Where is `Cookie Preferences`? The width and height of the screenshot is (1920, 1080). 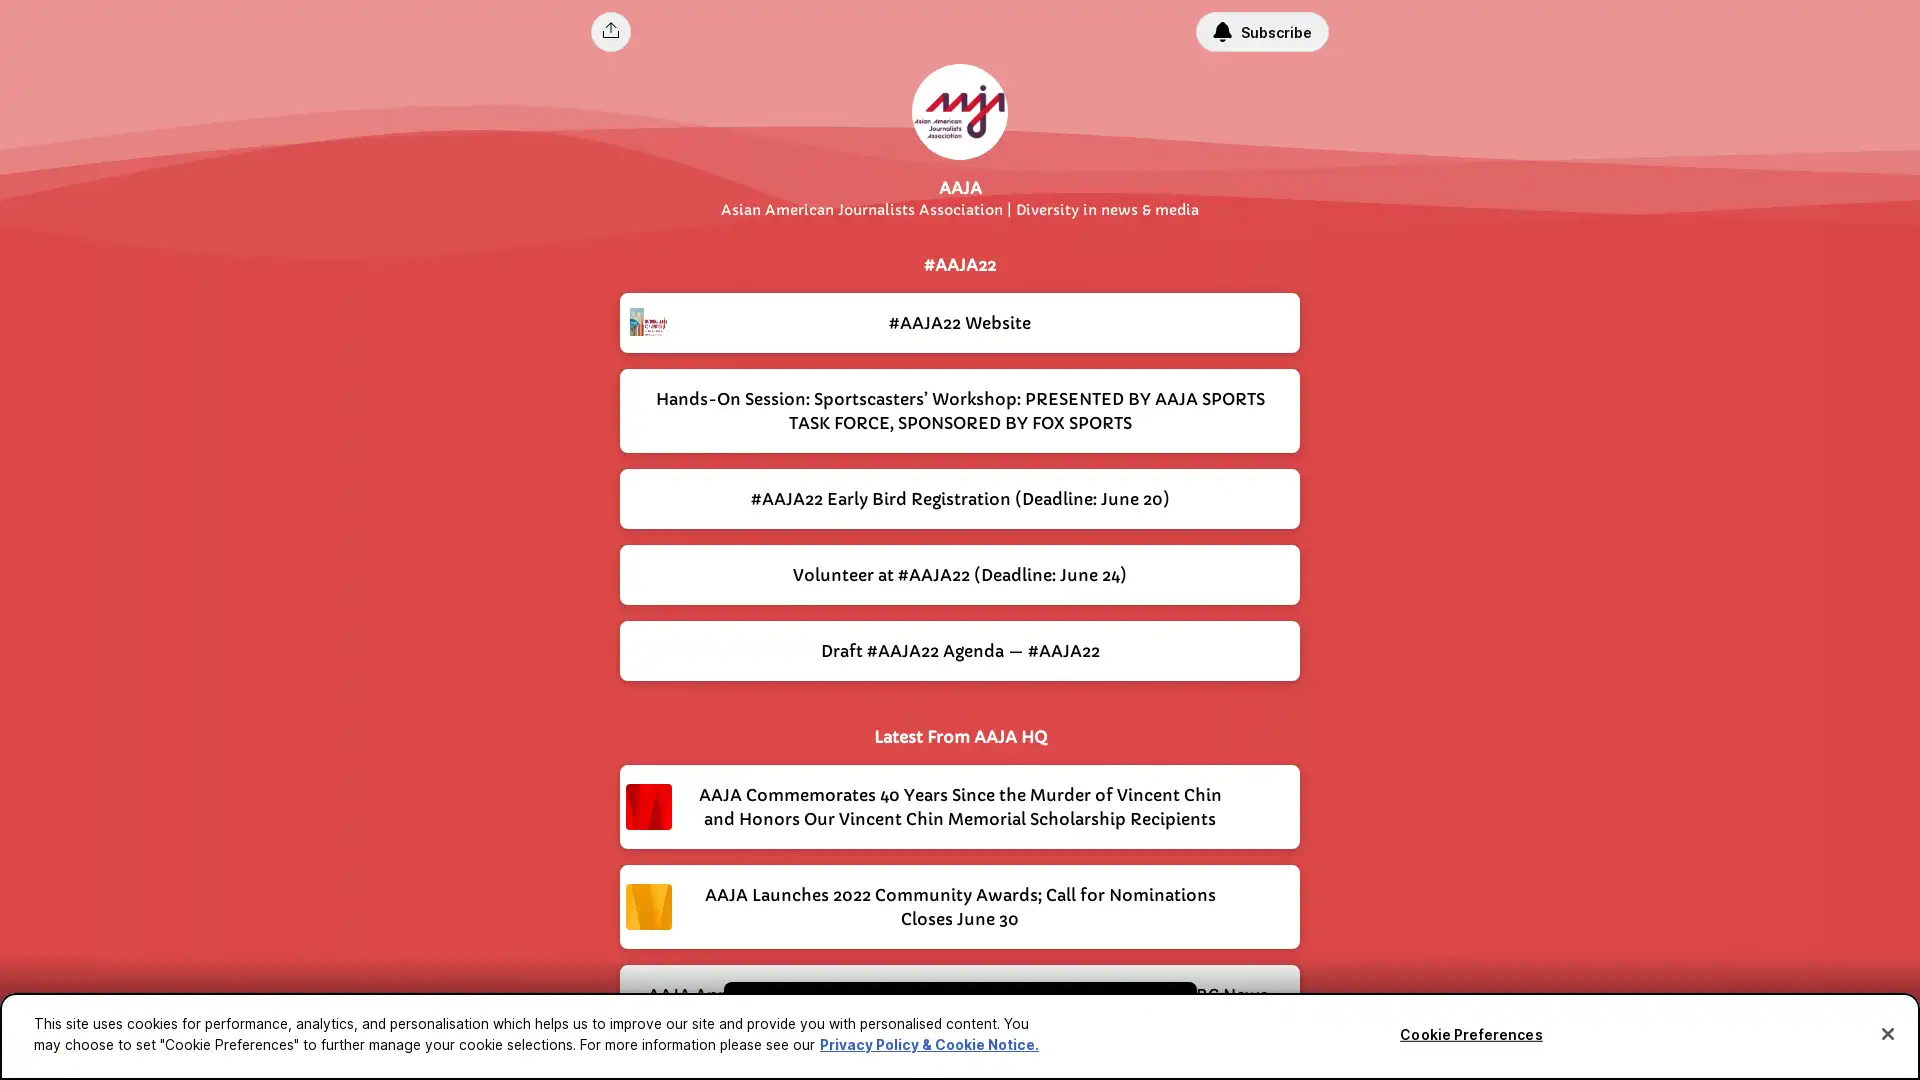
Cookie Preferences is located at coordinates (1470, 1034).